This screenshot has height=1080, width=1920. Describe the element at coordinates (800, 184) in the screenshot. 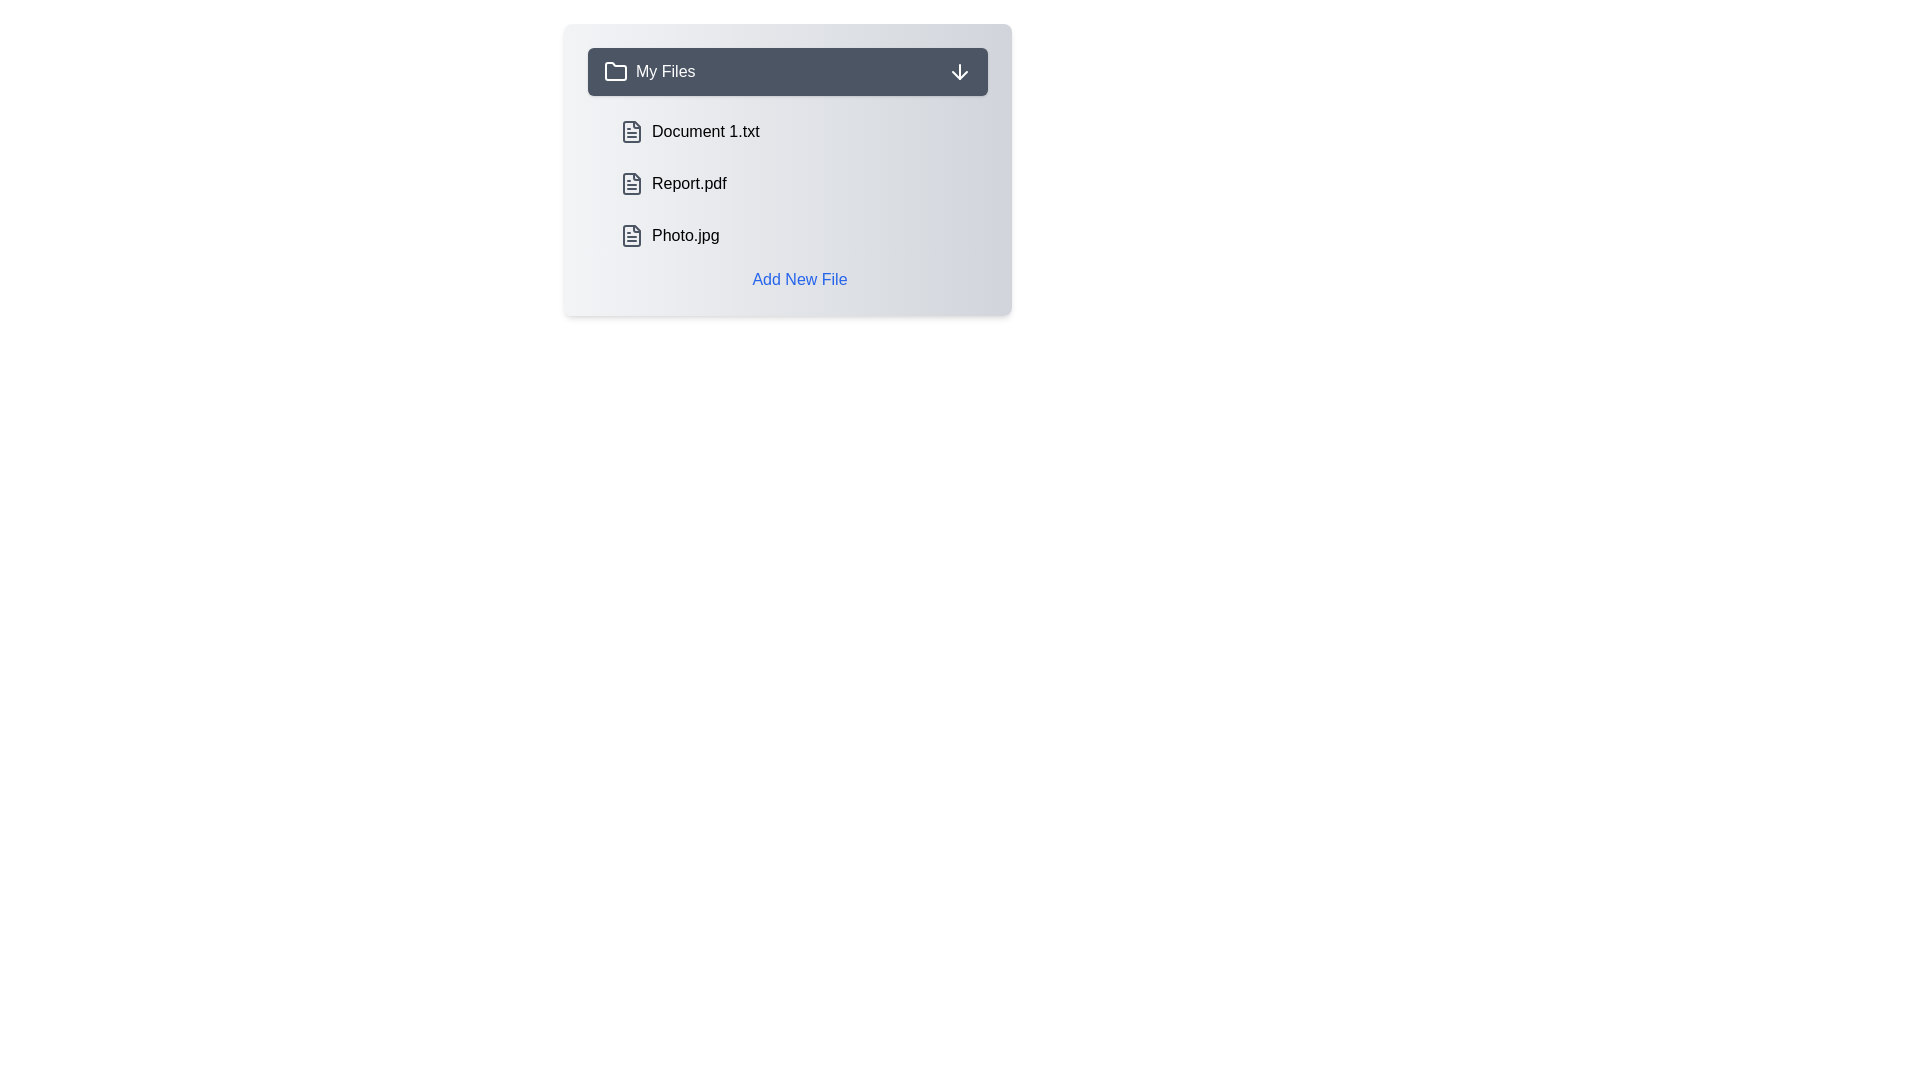

I see `the file named Report.pdf to highlight it` at that location.